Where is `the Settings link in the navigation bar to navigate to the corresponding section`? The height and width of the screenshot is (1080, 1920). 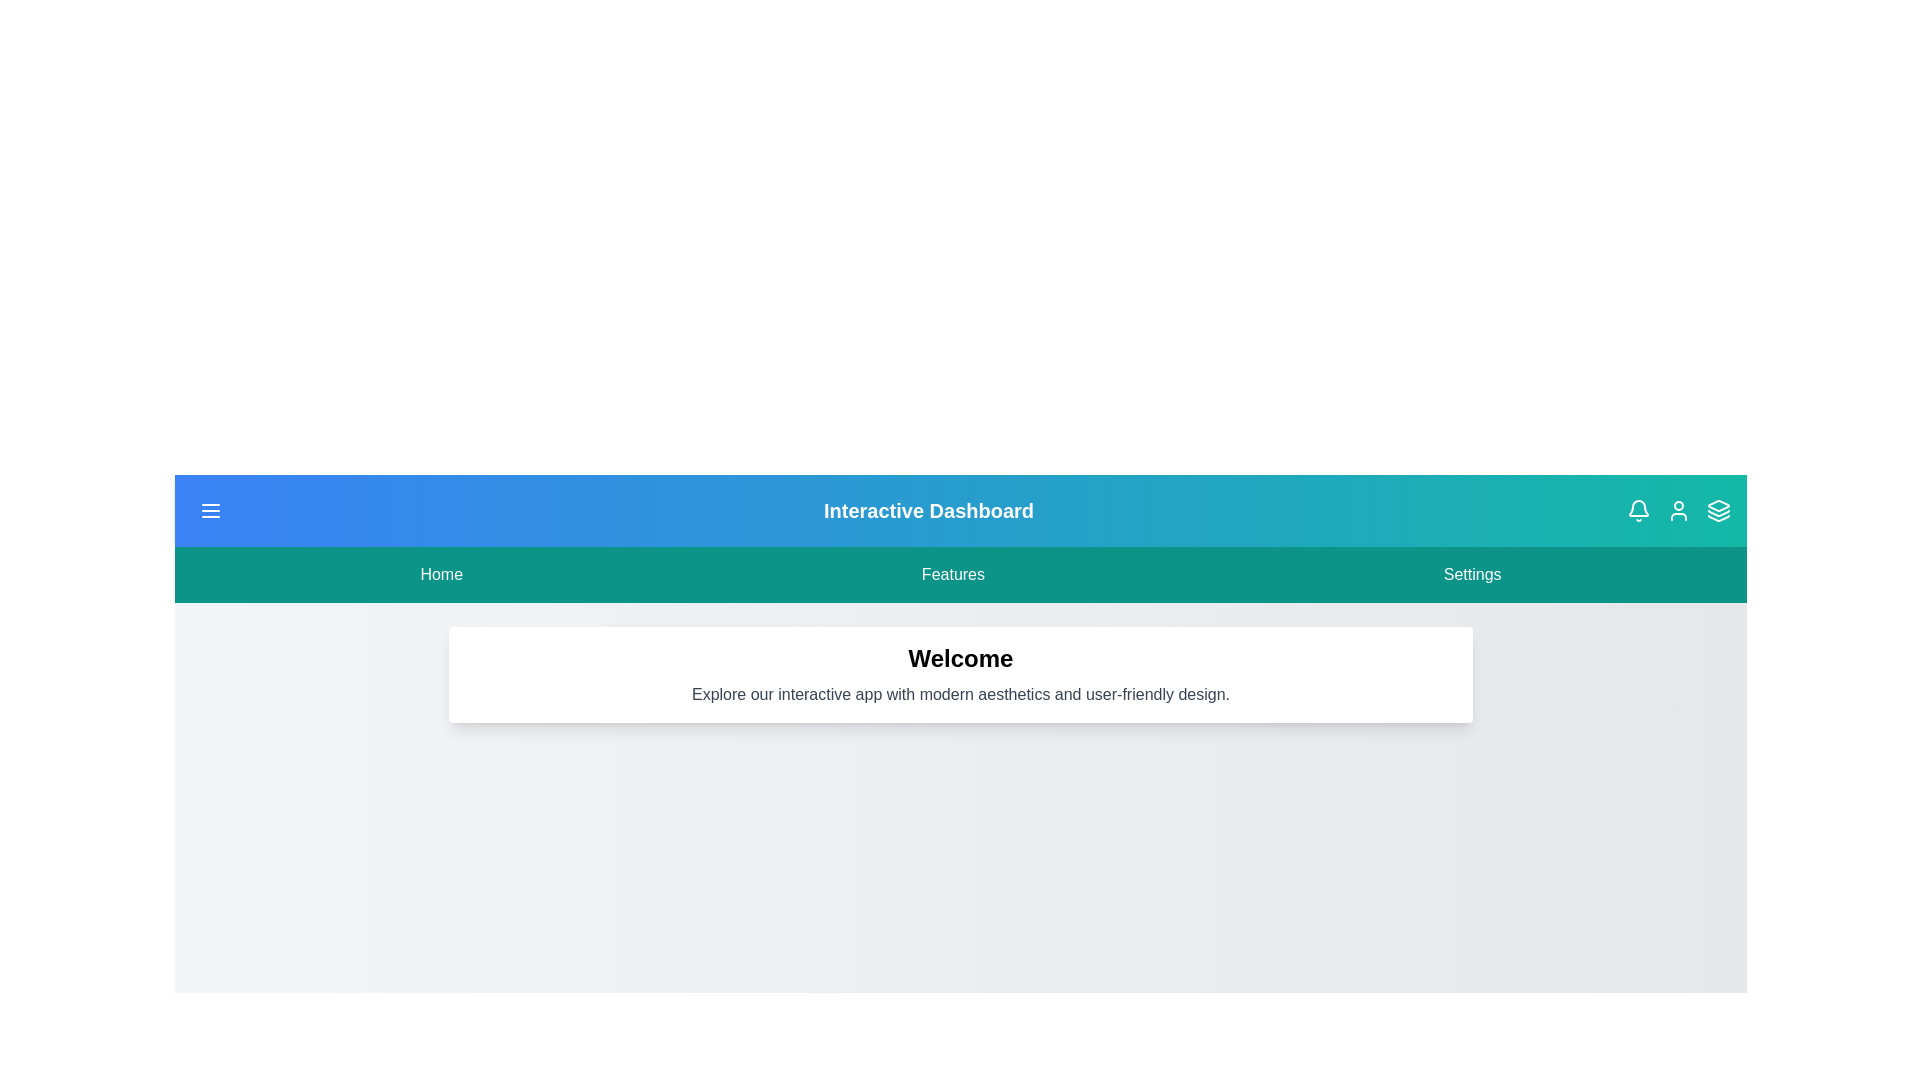 the Settings link in the navigation bar to navigate to the corresponding section is located at coordinates (1472, 574).